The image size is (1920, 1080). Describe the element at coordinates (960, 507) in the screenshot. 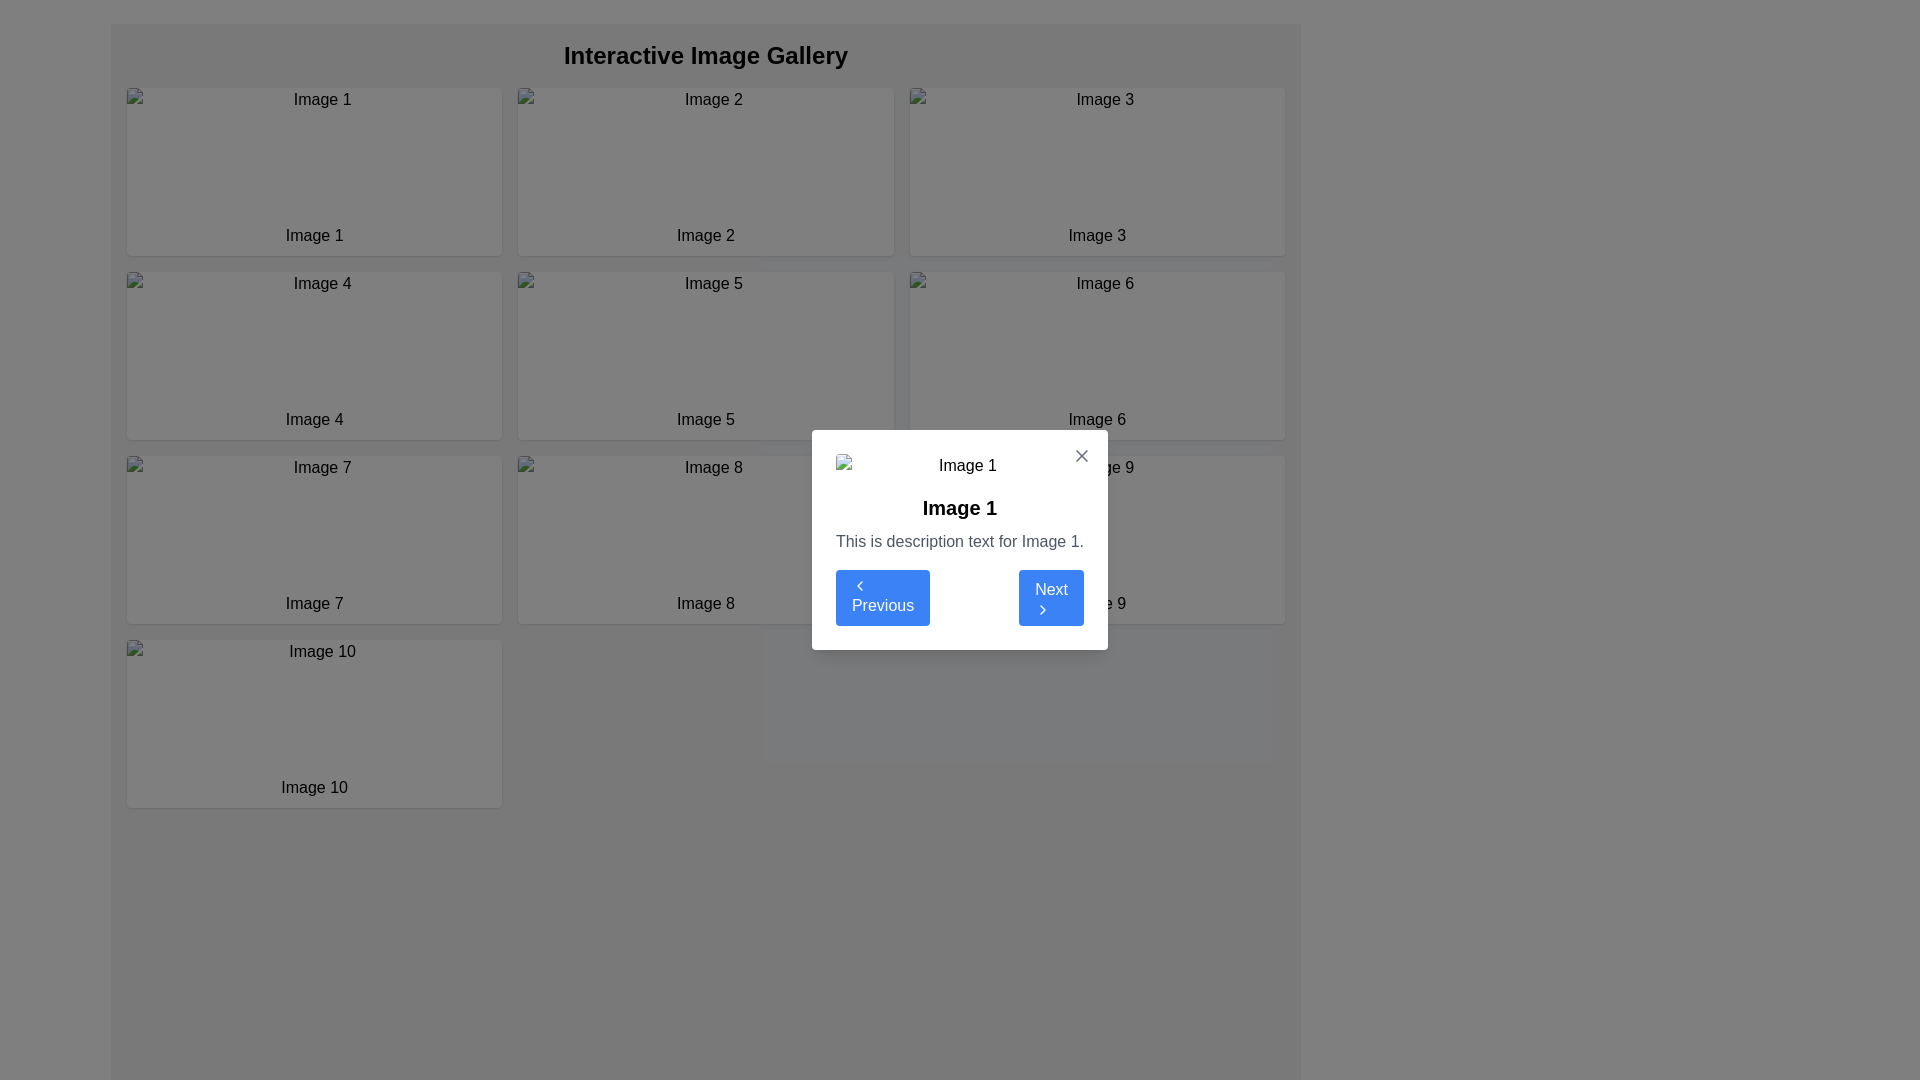

I see `the text label 'Image 1' which identifies the content of the modal, positioned above the descriptive text and between the illustrative image and navigational buttons` at that location.